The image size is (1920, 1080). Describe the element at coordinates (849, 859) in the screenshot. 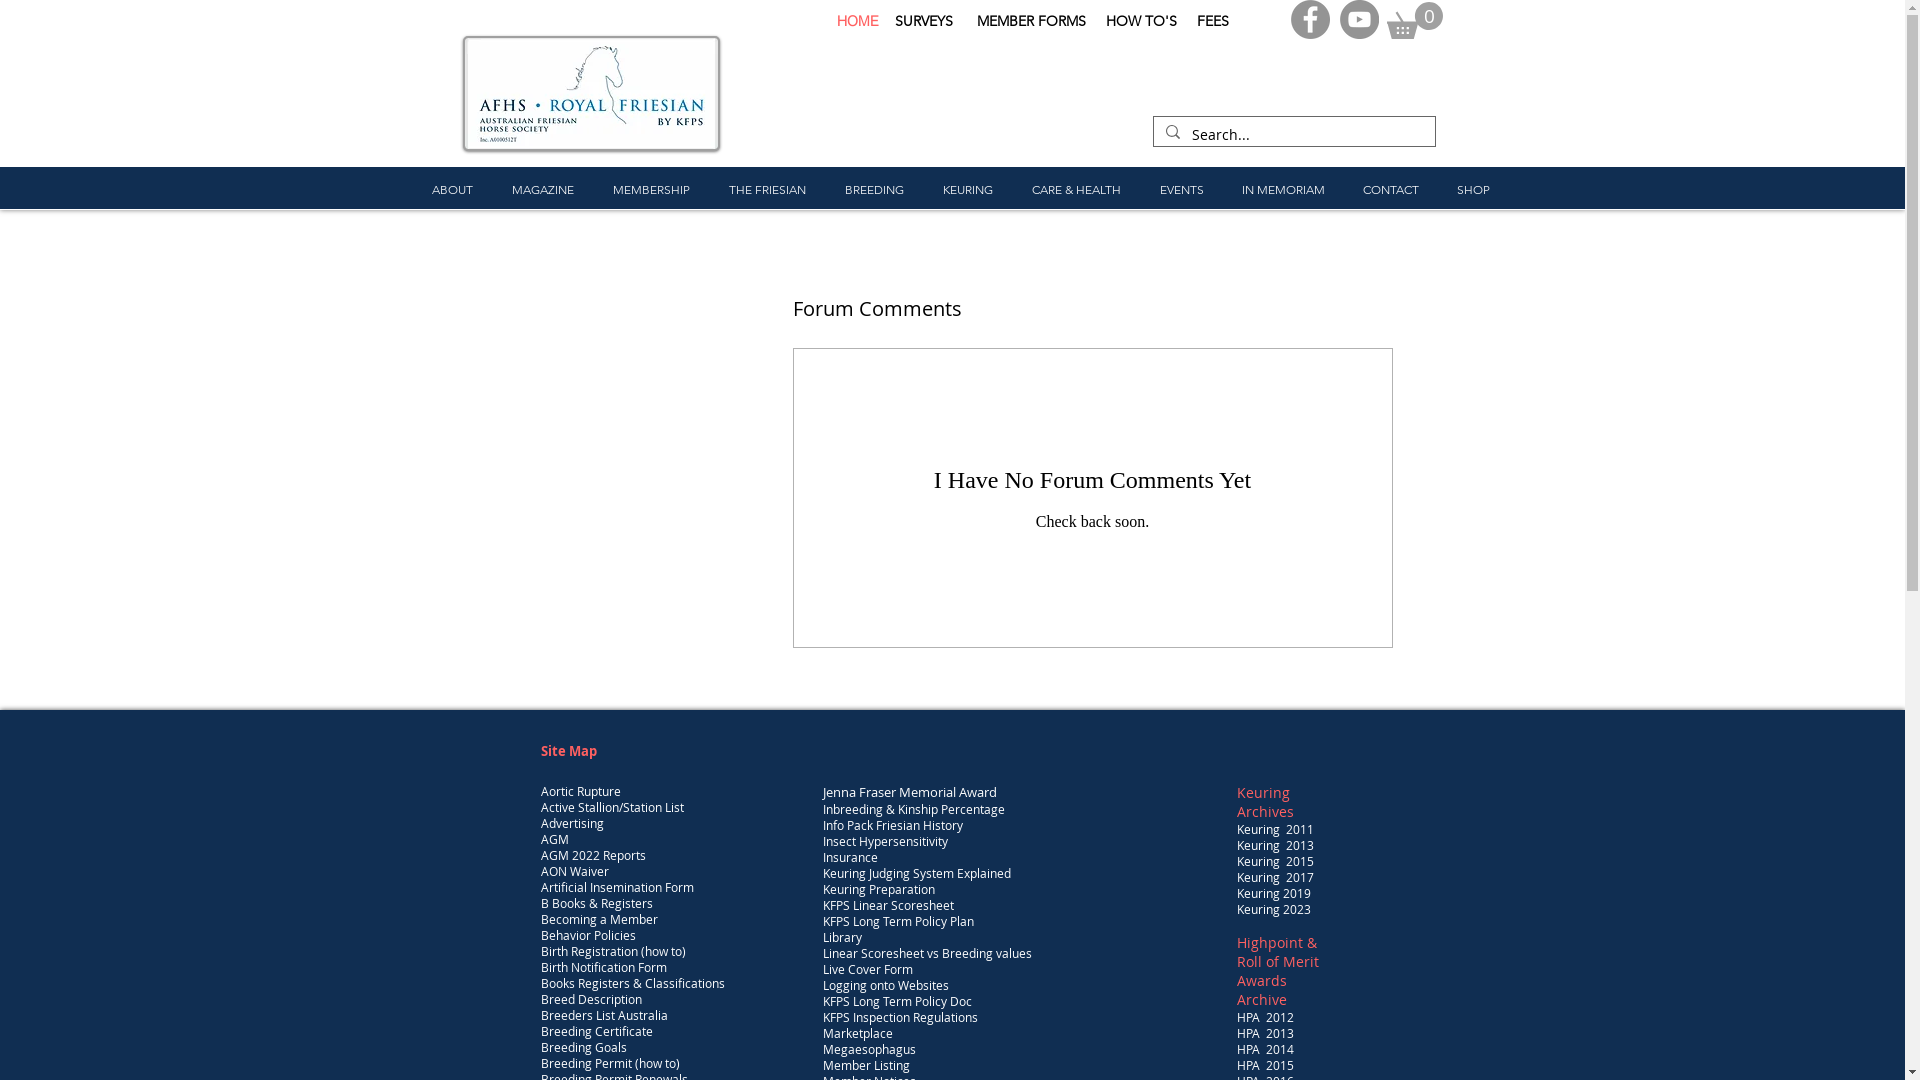

I see `'Insurance'` at that location.